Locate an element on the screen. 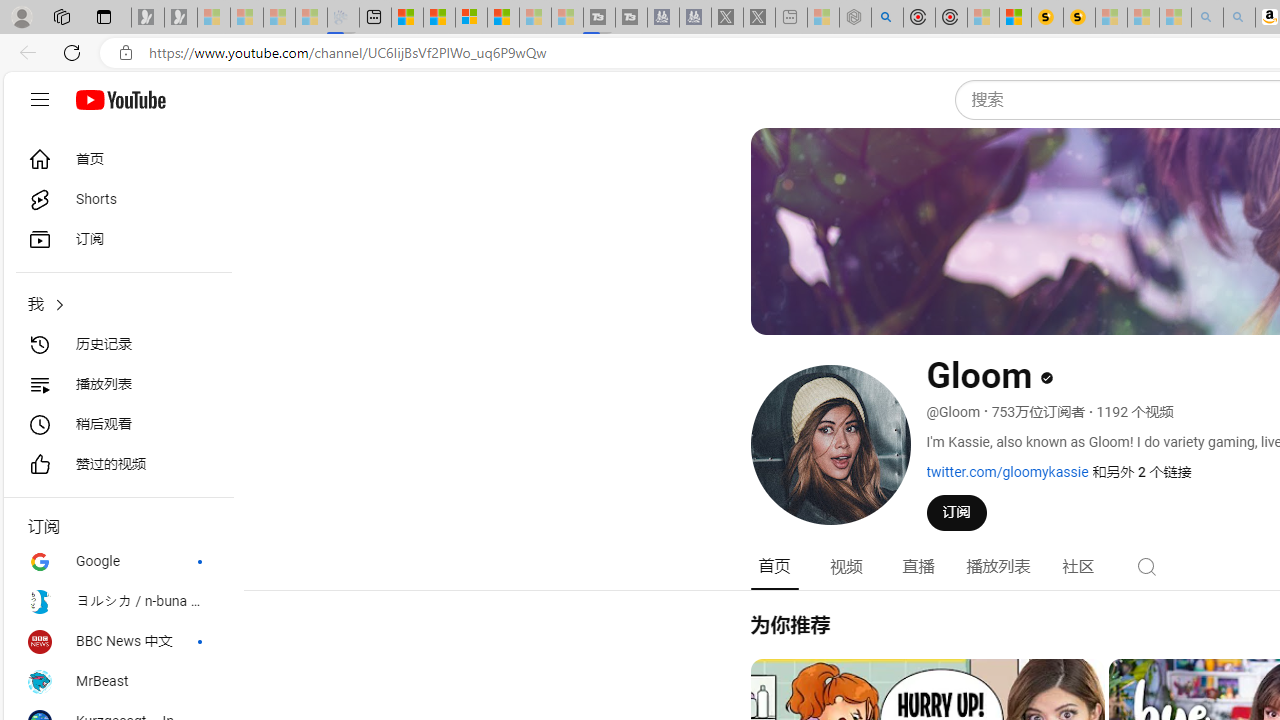 This screenshot has height=720, width=1280. 'Nordace - Summer Adventures 2024 - Sleeping' is located at coordinates (855, 17).